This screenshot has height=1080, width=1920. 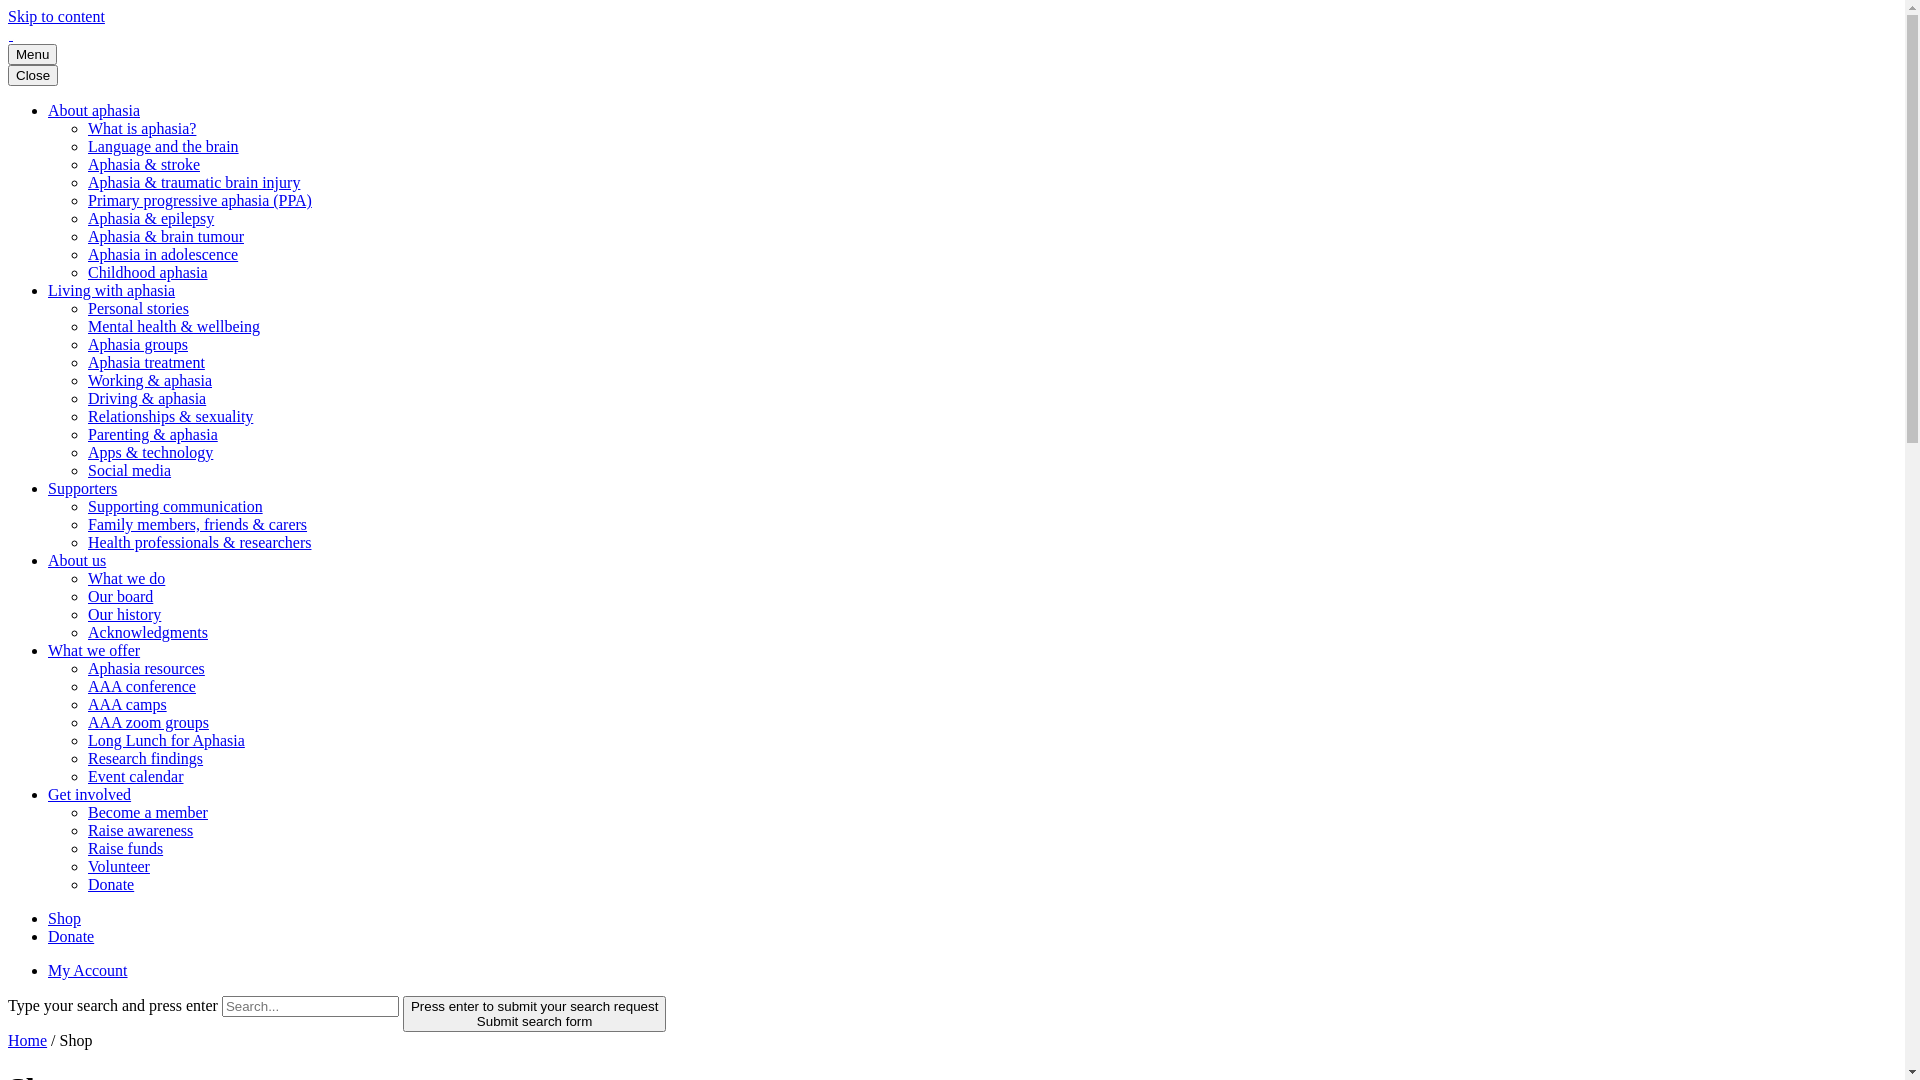 I want to click on 'Acknowledgments', so click(x=147, y=632).